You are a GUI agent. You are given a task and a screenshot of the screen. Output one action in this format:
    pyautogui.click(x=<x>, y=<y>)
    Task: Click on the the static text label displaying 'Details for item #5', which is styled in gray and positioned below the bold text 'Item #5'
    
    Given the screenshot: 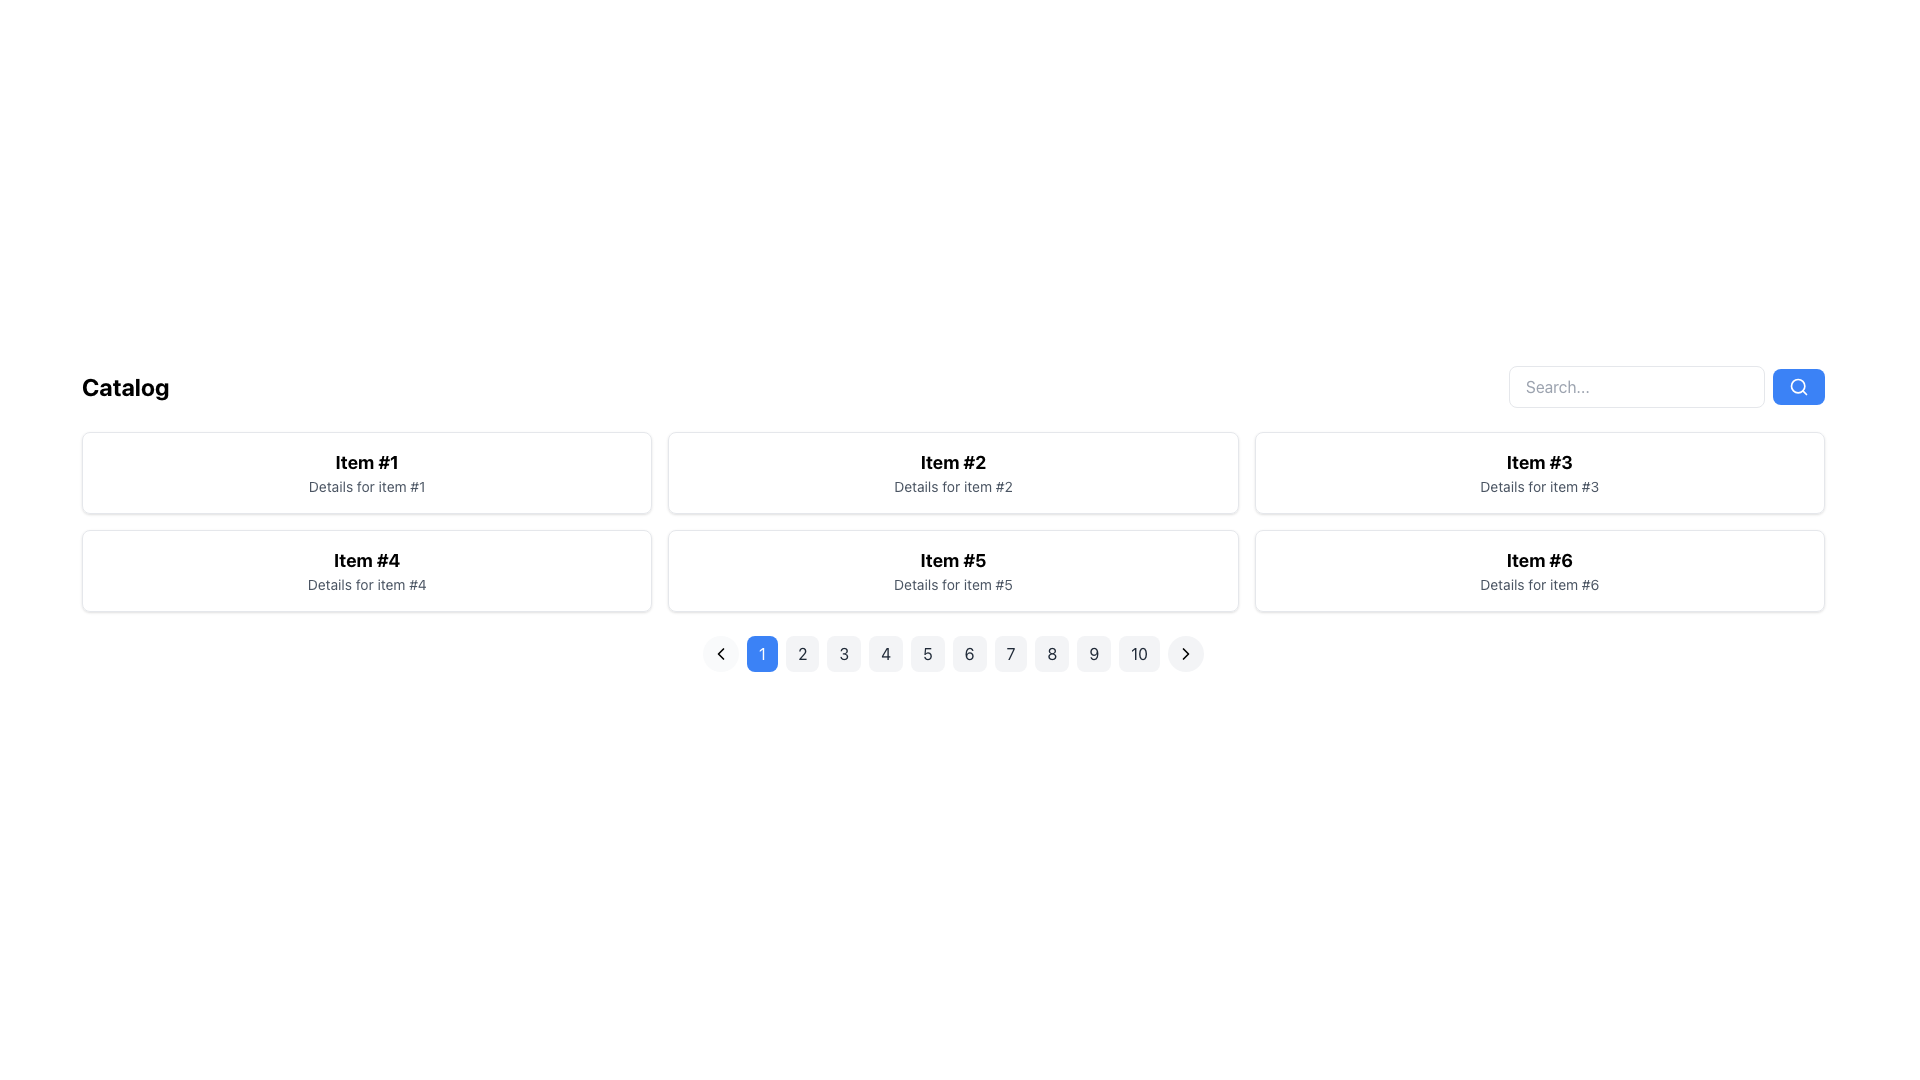 What is the action you would take?
    pyautogui.click(x=952, y=585)
    